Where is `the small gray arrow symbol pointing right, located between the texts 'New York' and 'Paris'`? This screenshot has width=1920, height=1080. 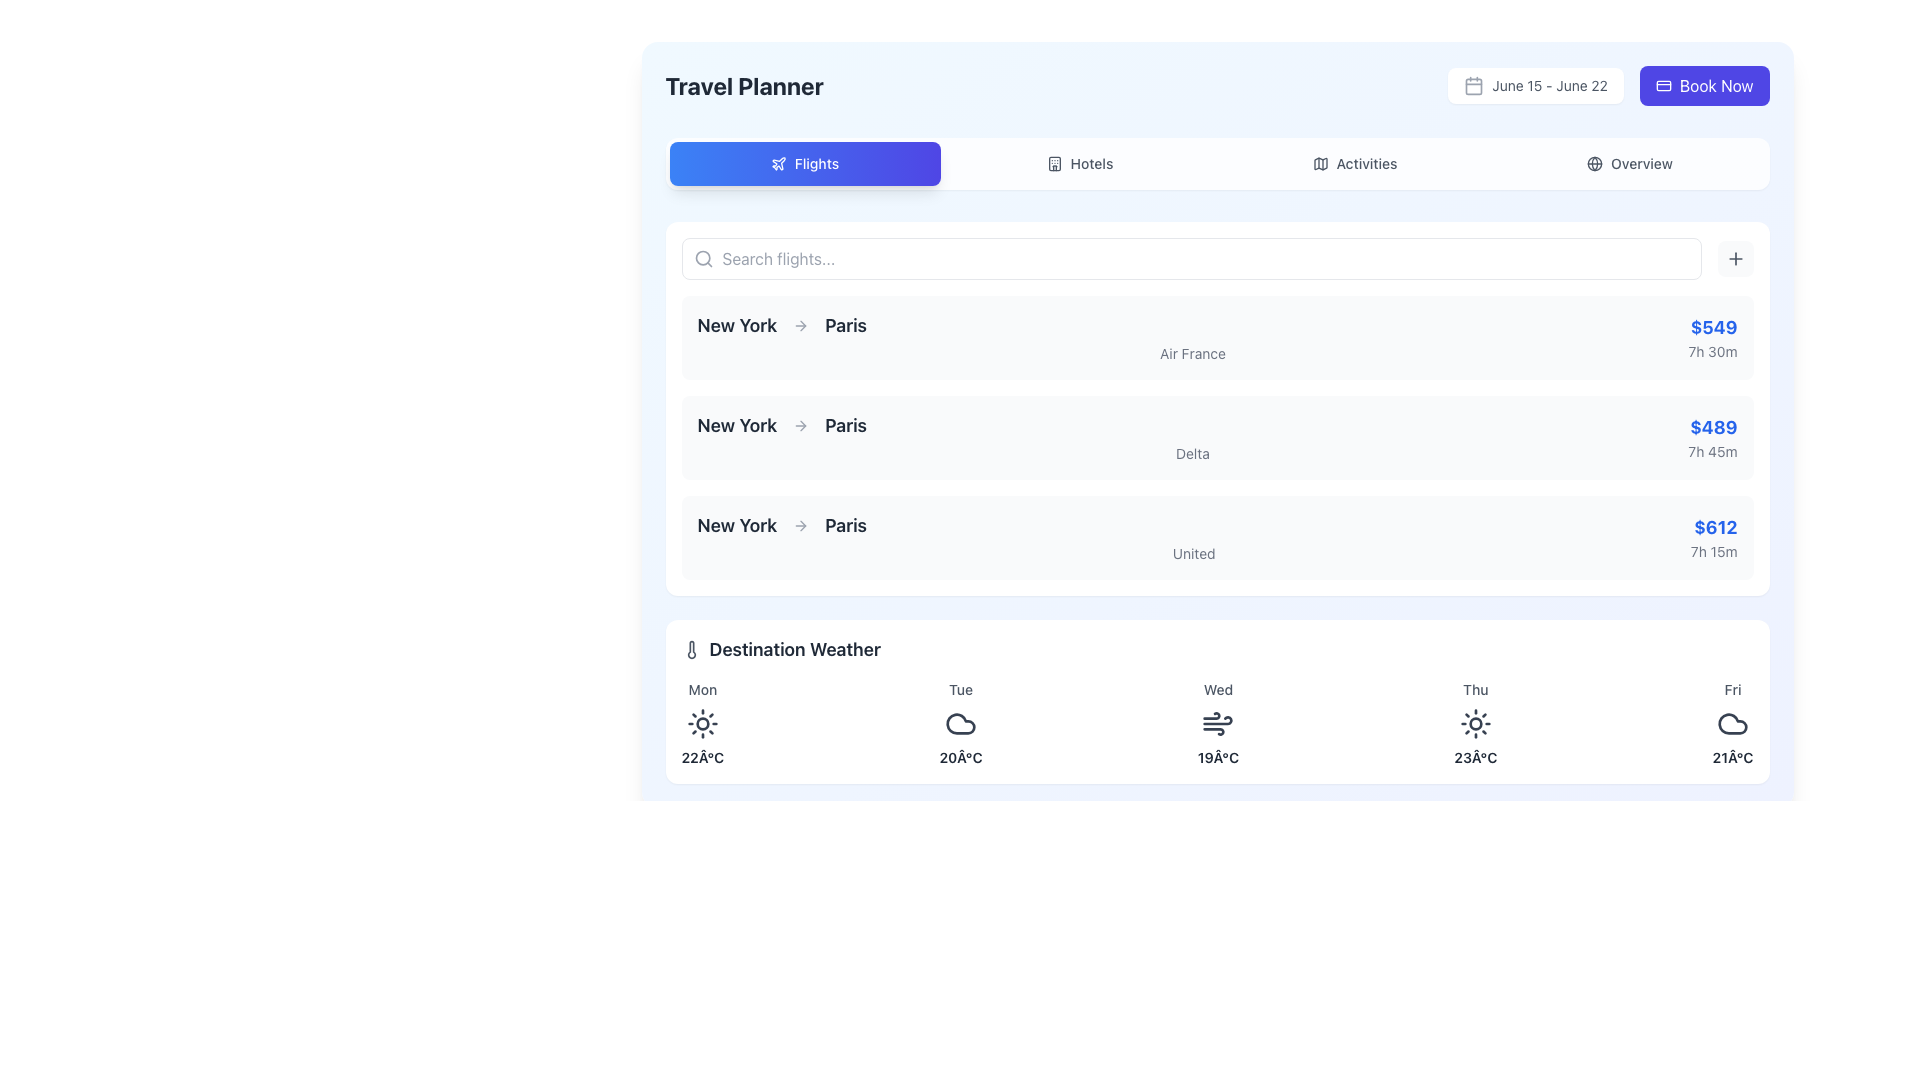 the small gray arrow symbol pointing right, located between the texts 'New York' and 'Paris' is located at coordinates (801, 325).